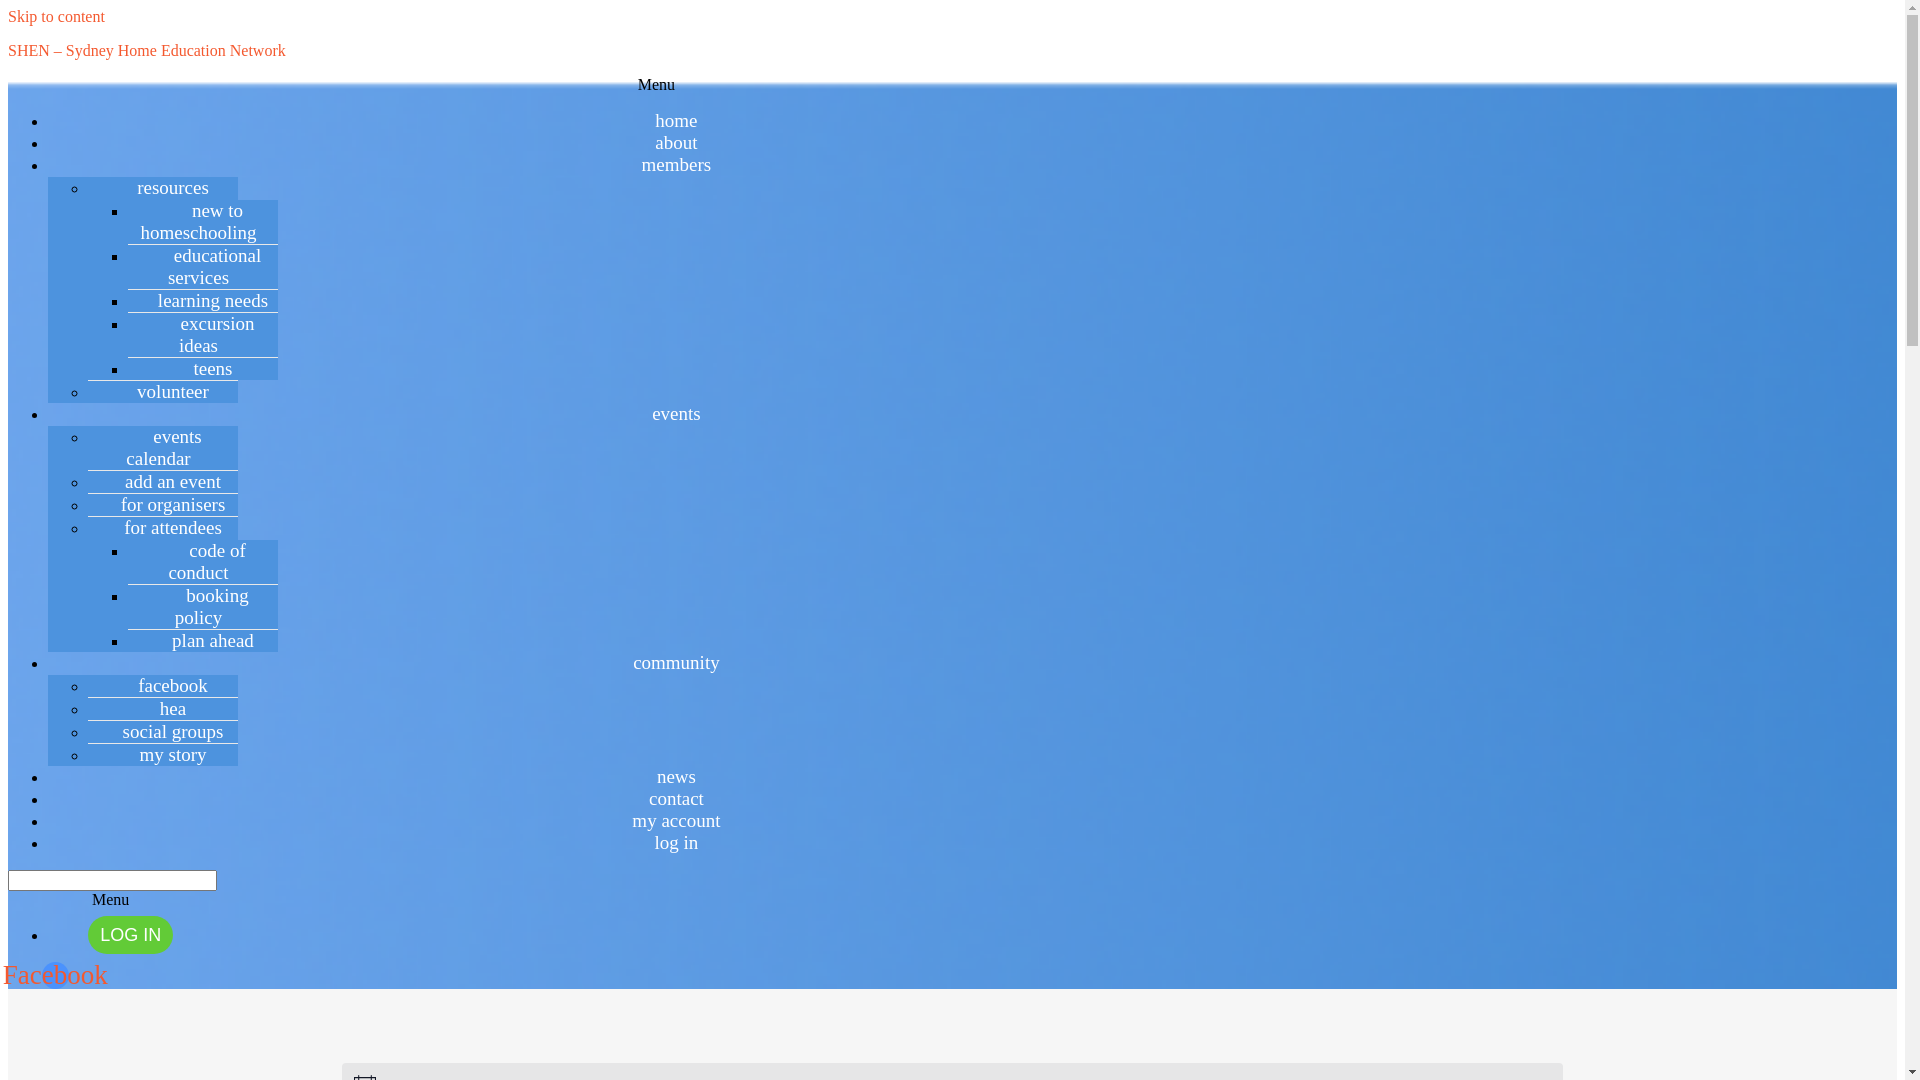  Describe the element at coordinates (55, 974) in the screenshot. I see `'Facebook'` at that location.